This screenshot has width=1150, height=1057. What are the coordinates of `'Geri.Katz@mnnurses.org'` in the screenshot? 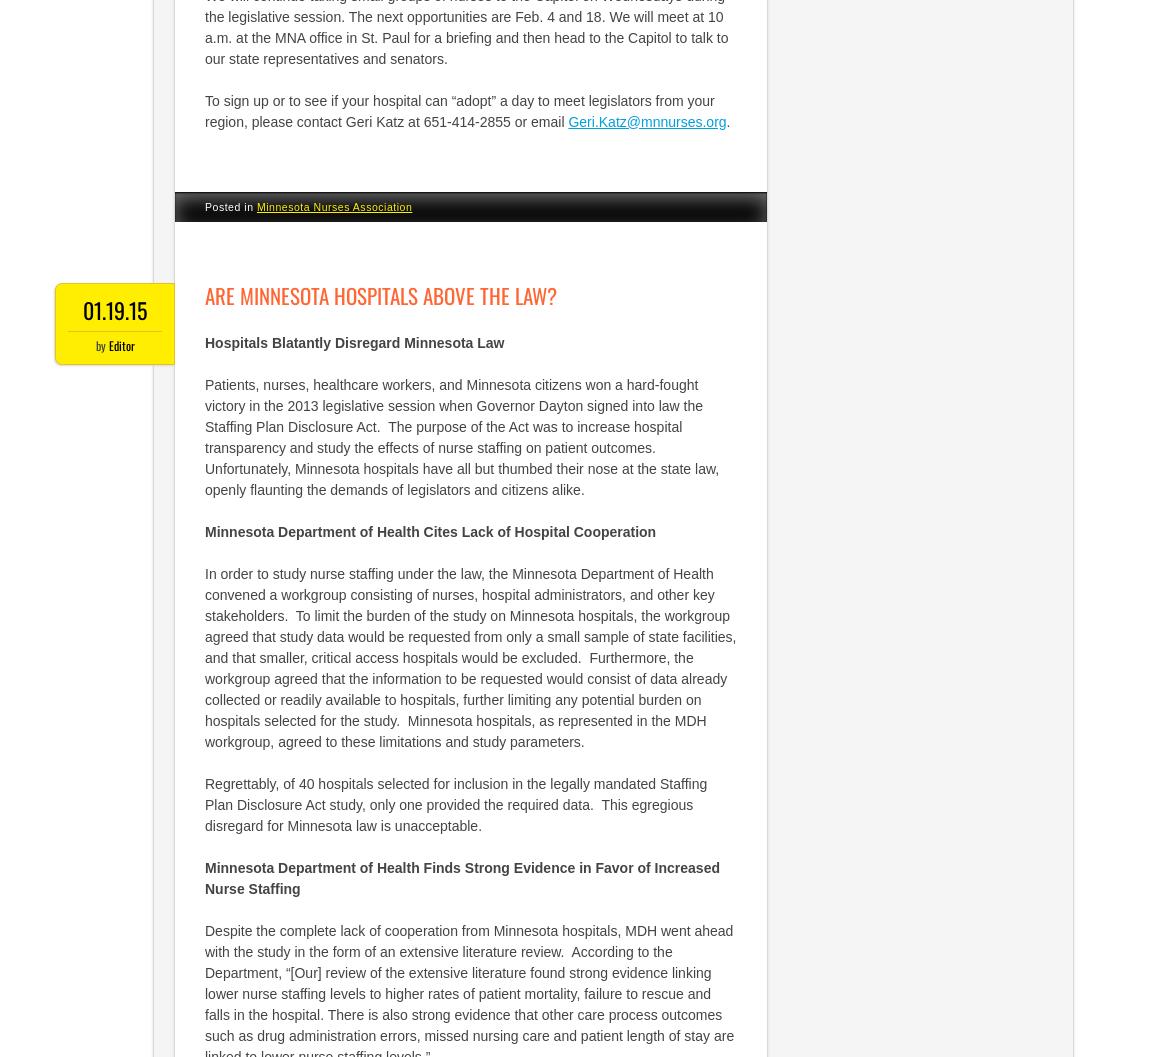 It's located at (567, 120).